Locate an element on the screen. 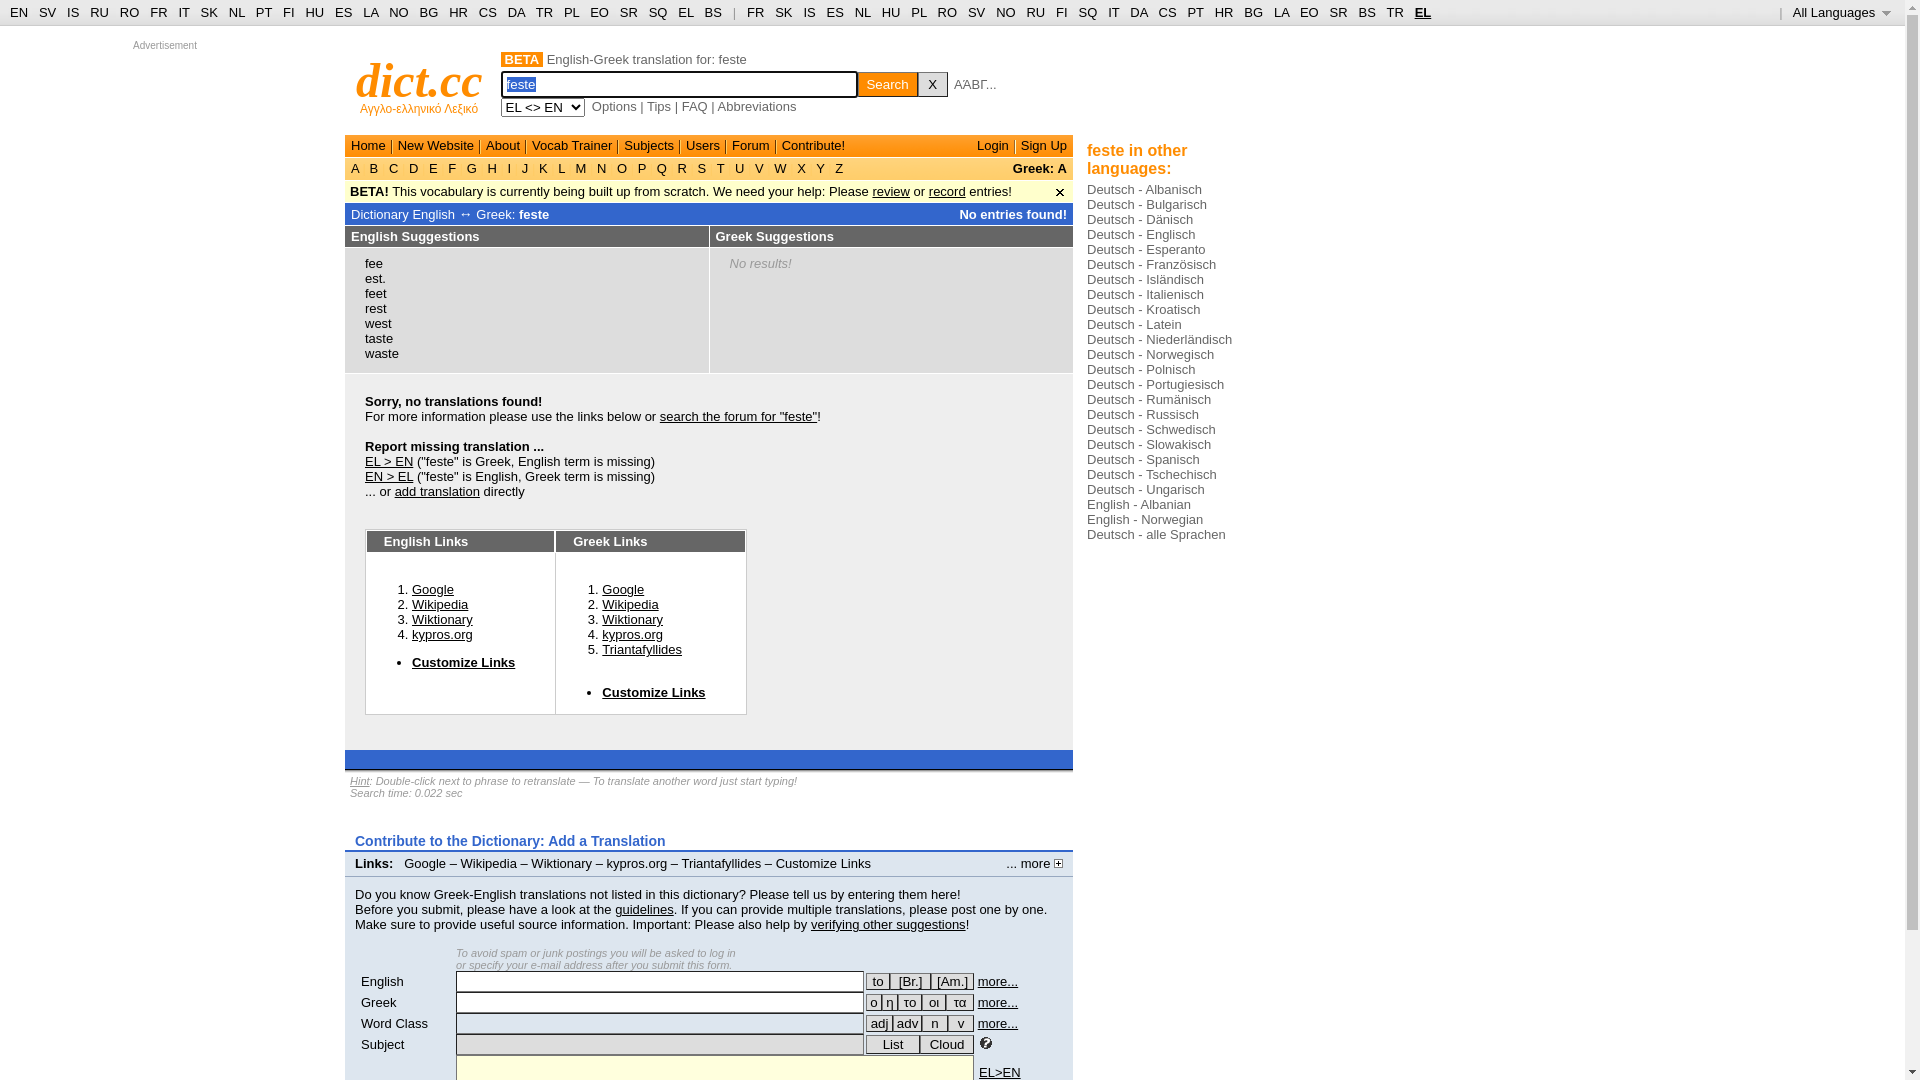 The width and height of the screenshot is (1920, 1080). 'more...' is located at coordinates (978, 1002).